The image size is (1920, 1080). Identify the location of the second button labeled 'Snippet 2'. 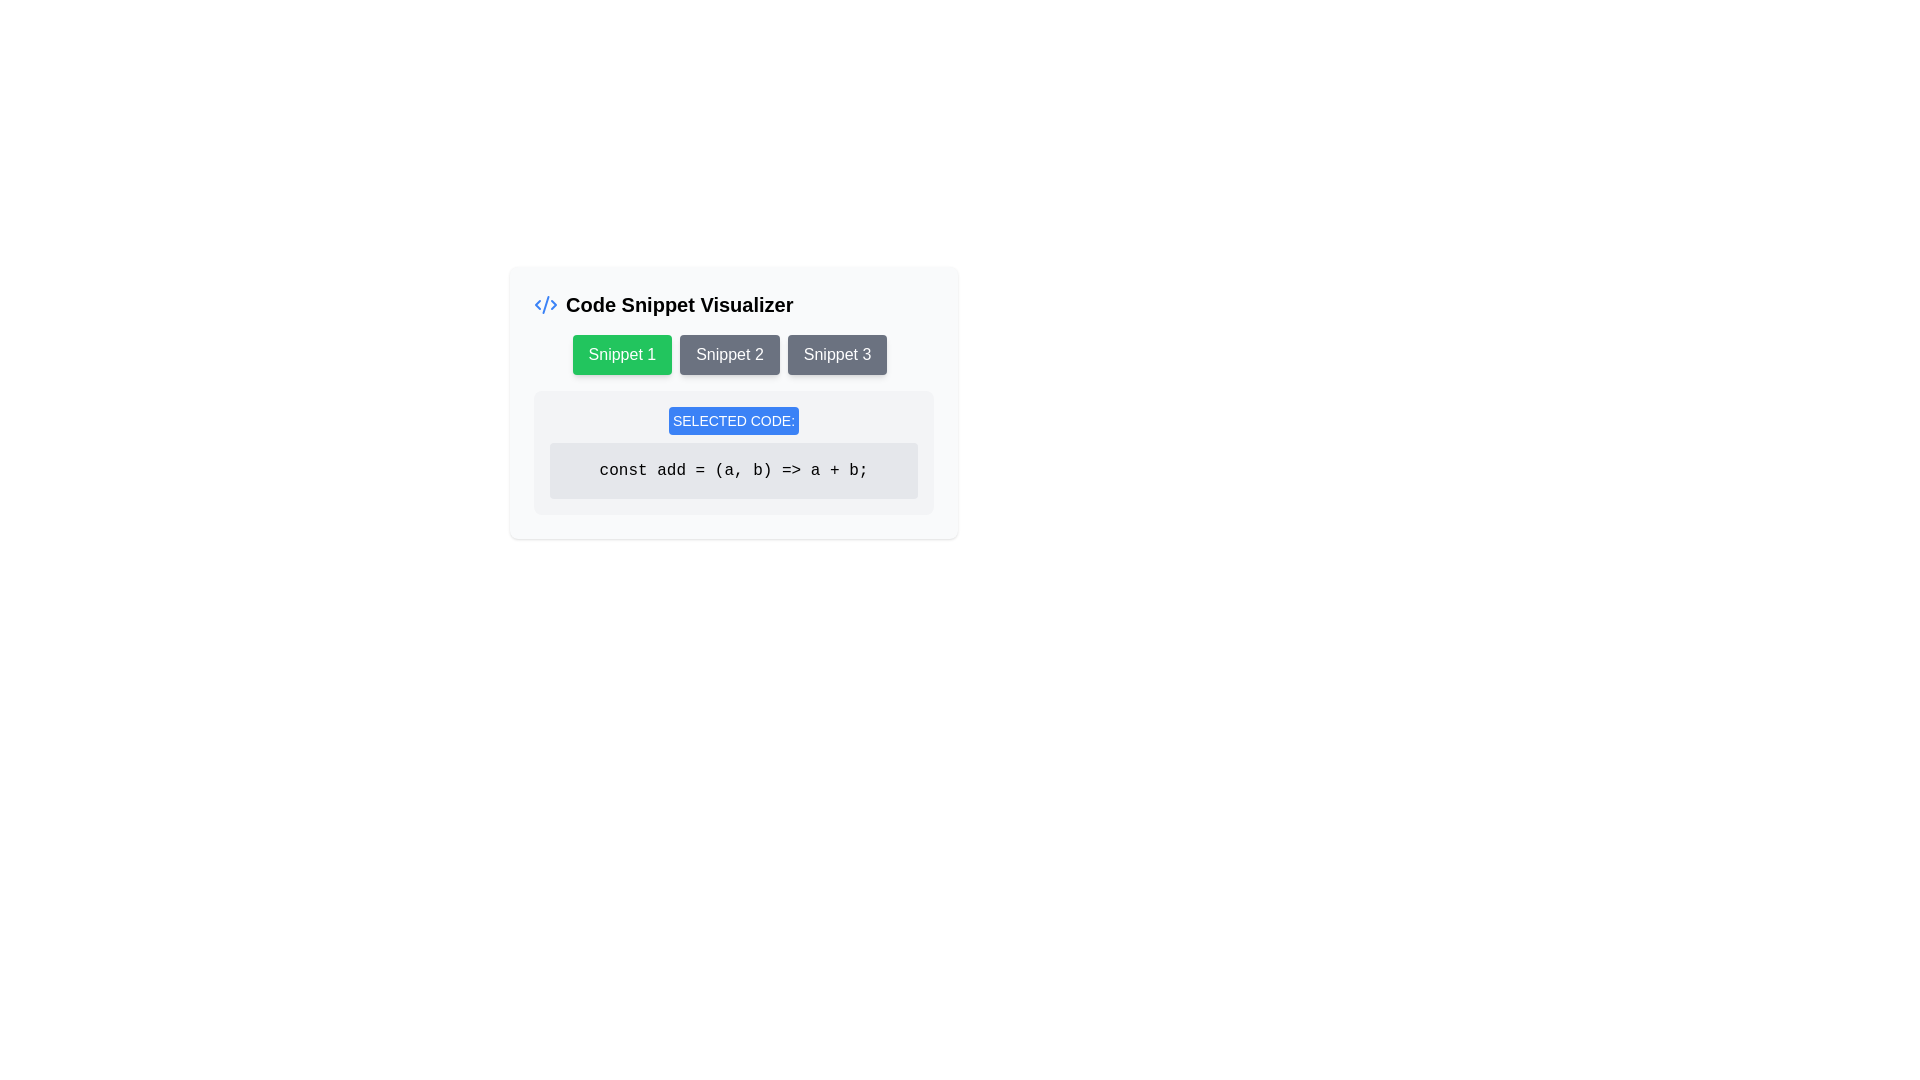
(733, 353).